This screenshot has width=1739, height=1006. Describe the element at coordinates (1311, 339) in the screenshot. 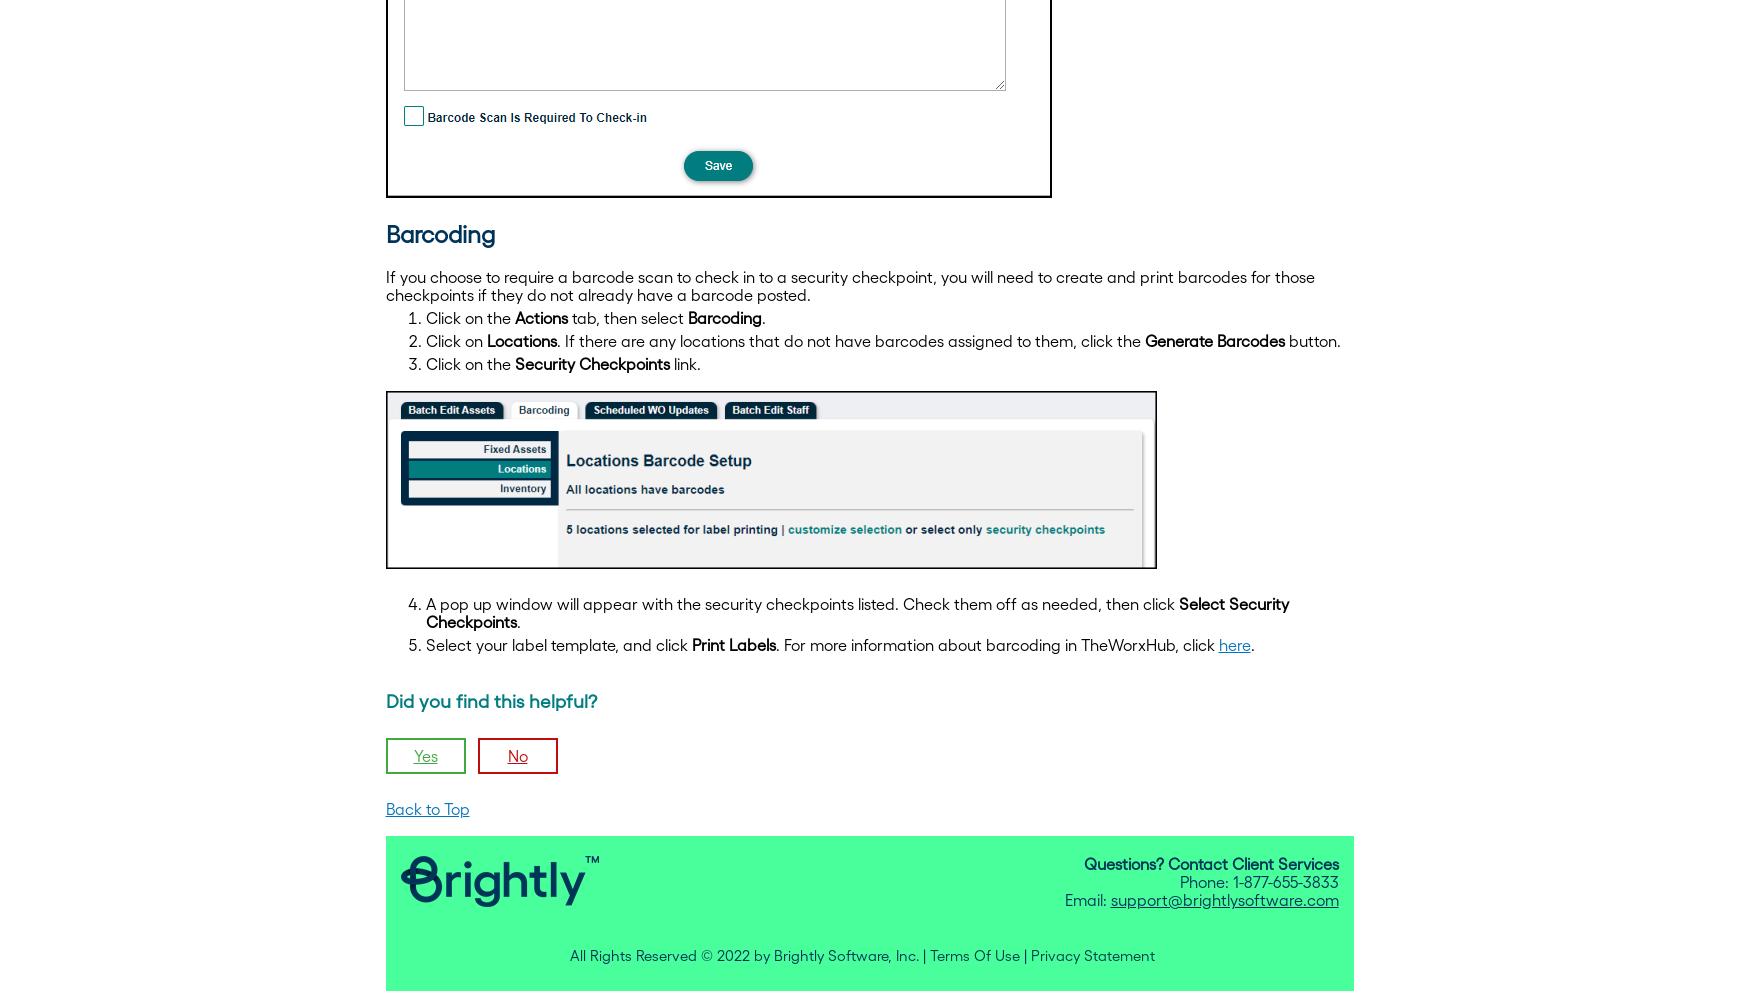

I see `'button.'` at that location.